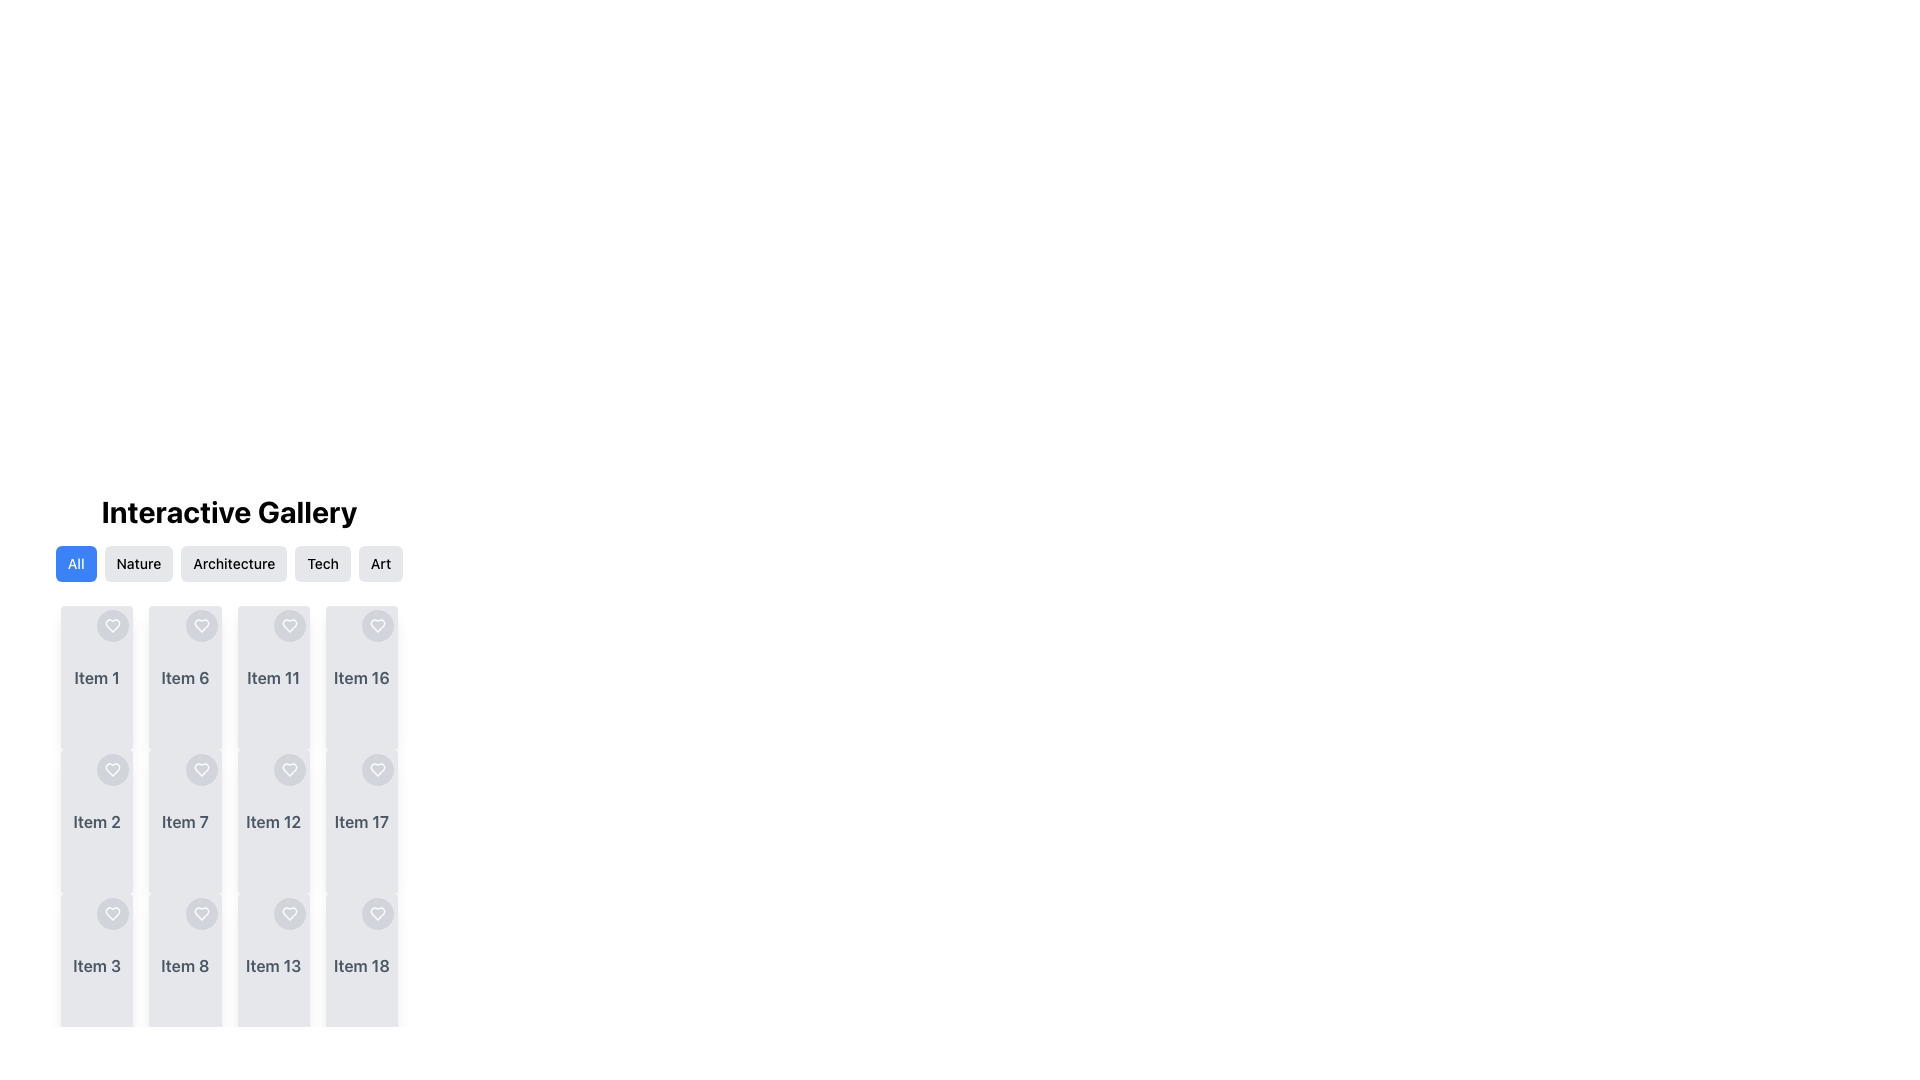 Image resolution: width=1920 pixels, height=1080 pixels. Describe the element at coordinates (65, 677) in the screenshot. I see `the circular magnifying glass icon with a cross in the middle, located within the 'View Details' button in the gallery interface to zoom in` at that location.